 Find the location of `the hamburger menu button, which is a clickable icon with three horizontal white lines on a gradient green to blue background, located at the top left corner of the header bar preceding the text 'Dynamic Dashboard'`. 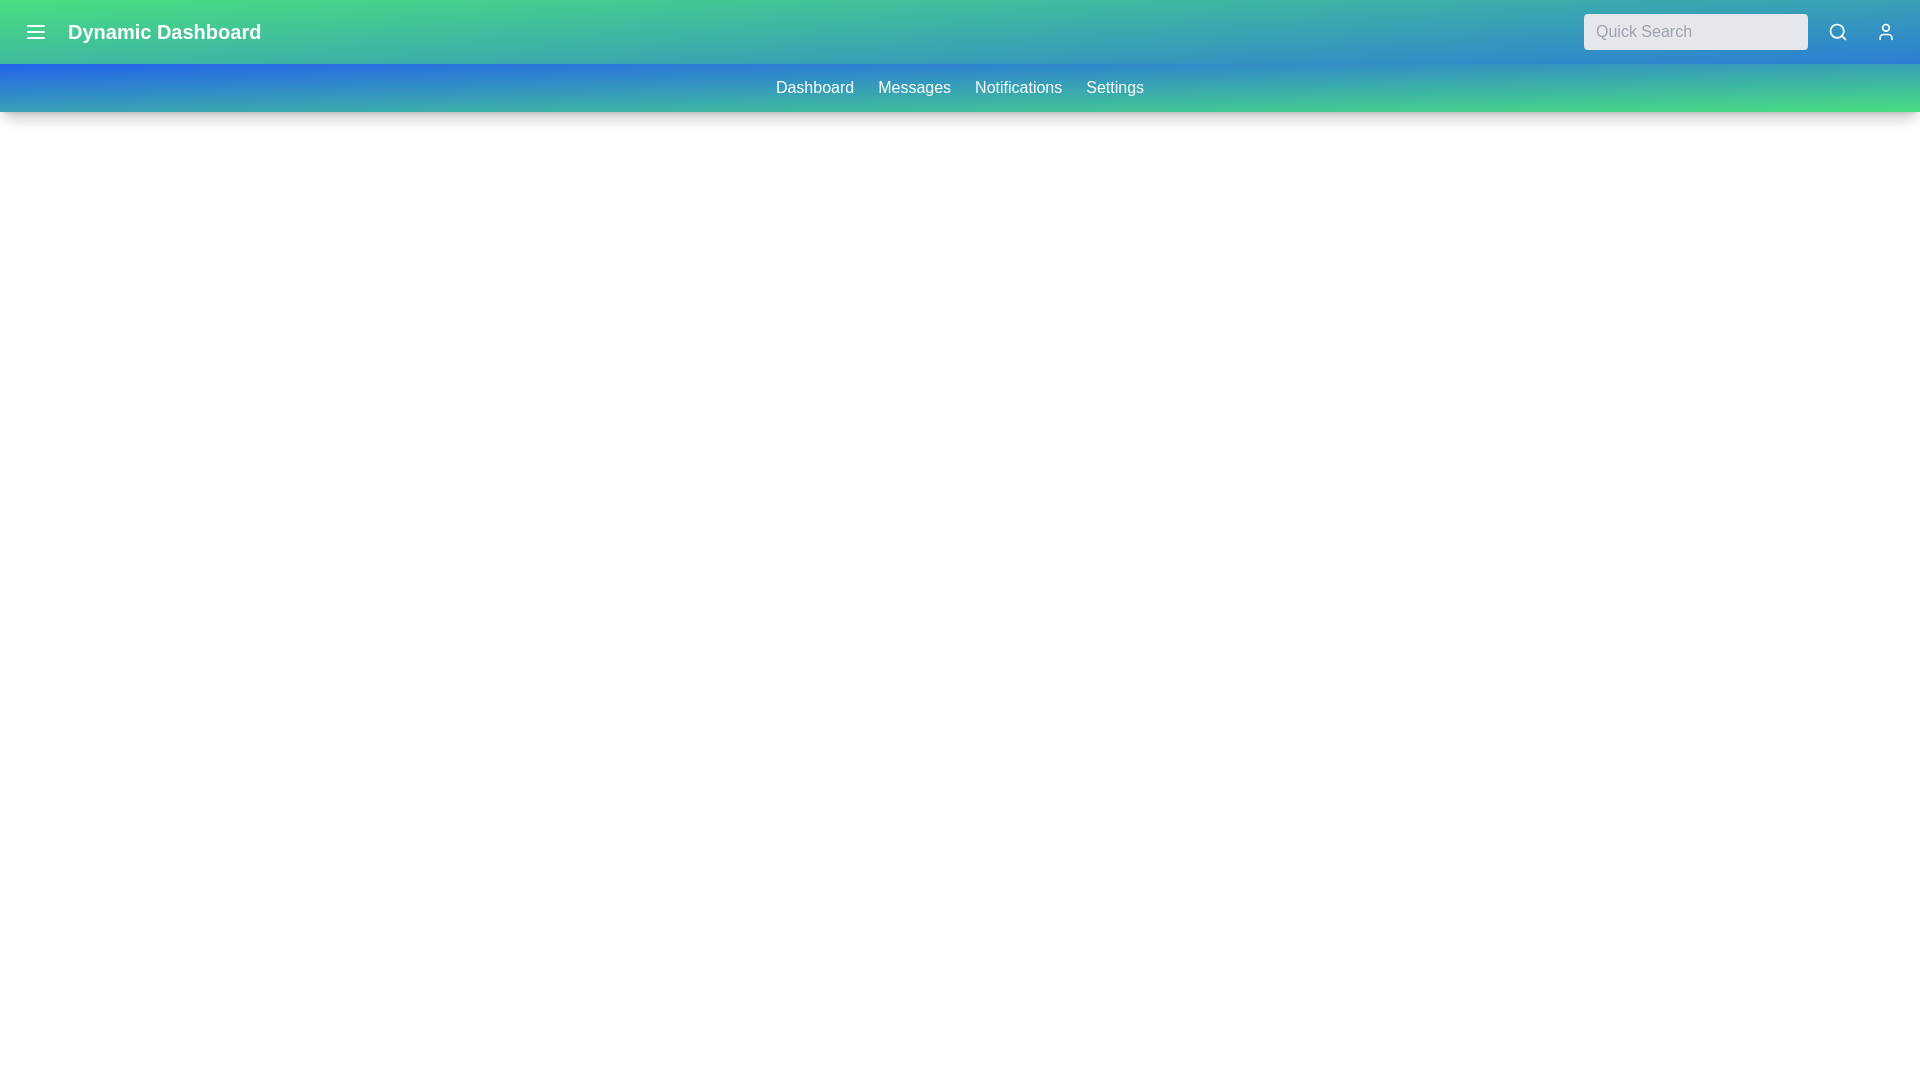

the hamburger menu button, which is a clickable icon with three horizontal white lines on a gradient green to blue background, located at the top left corner of the header bar preceding the text 'Dynamic Dashboard' is located at coordinates (35, 31).